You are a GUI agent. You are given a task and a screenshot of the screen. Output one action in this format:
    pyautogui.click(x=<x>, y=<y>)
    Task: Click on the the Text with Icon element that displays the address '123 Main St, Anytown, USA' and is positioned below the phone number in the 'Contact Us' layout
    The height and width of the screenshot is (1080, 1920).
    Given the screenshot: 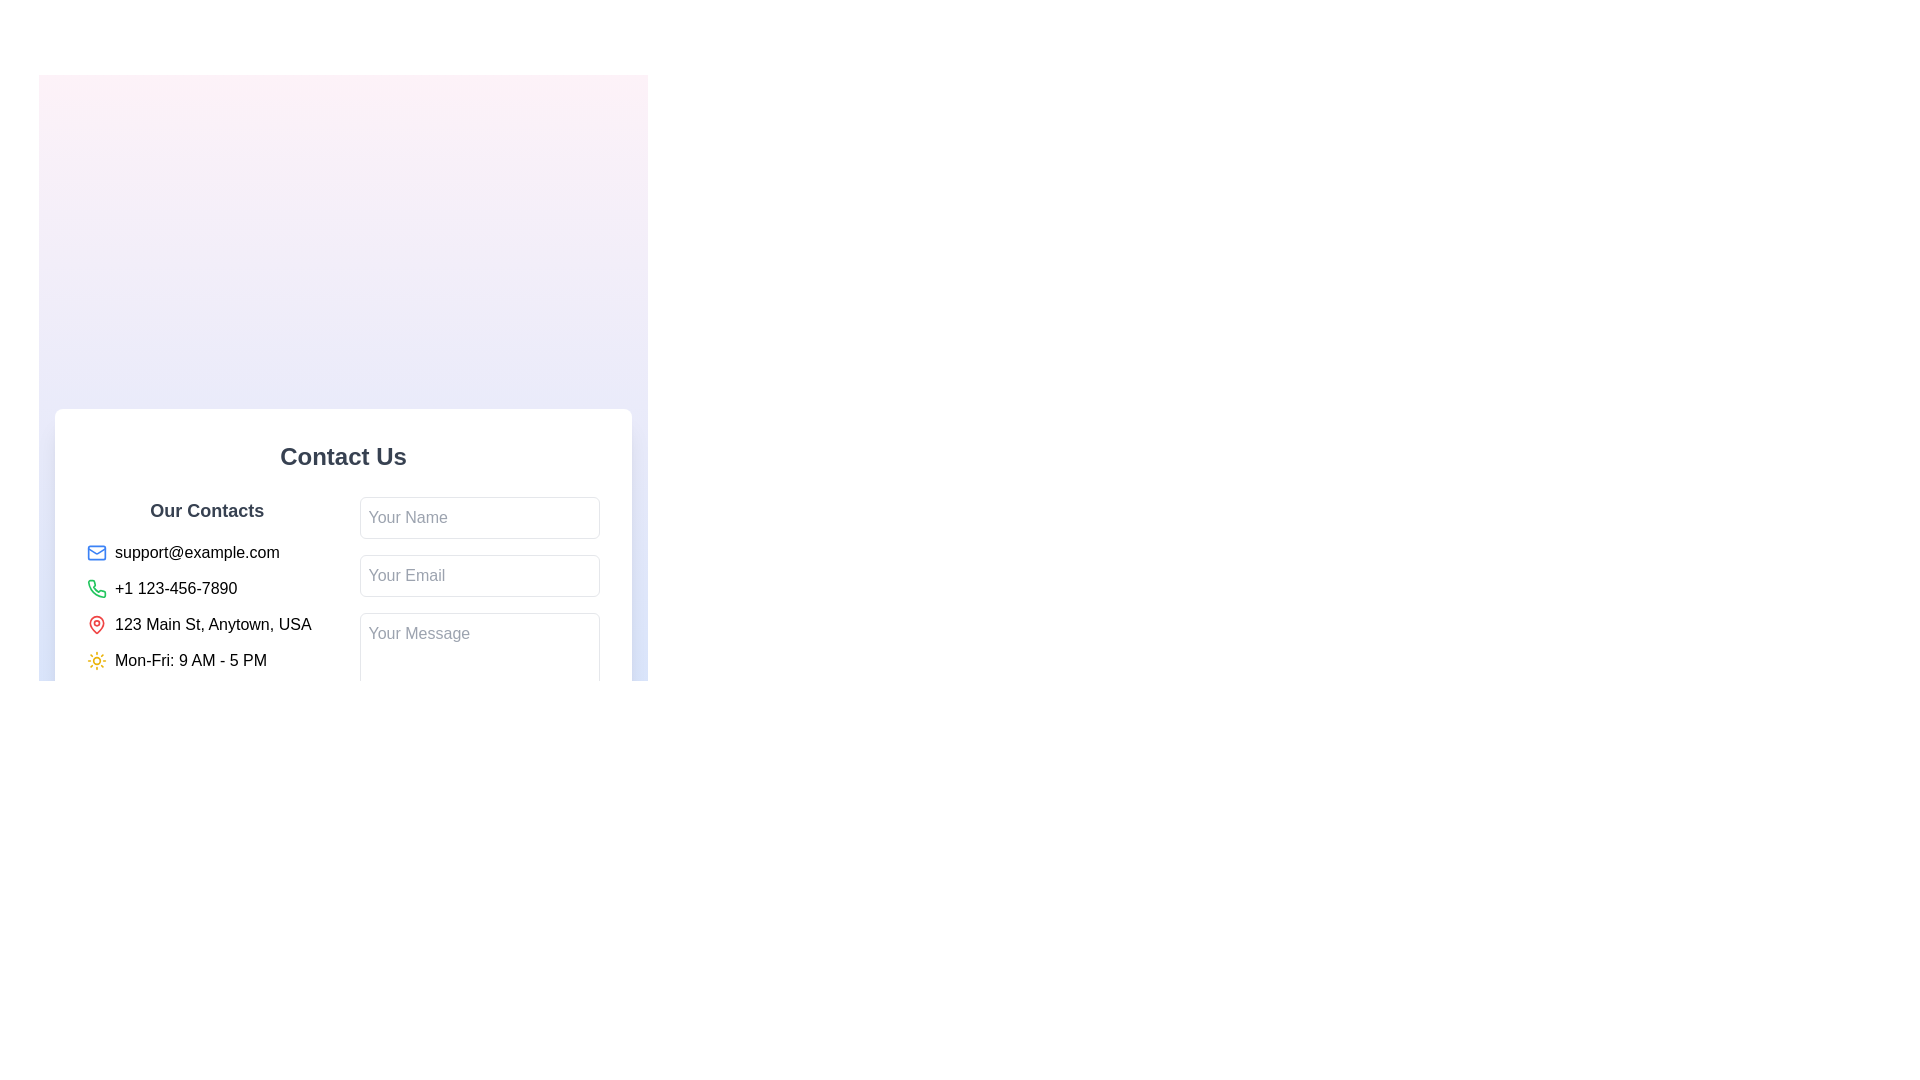 What is the action you would take?
    pyautogui.click(x=207, y=623)
    